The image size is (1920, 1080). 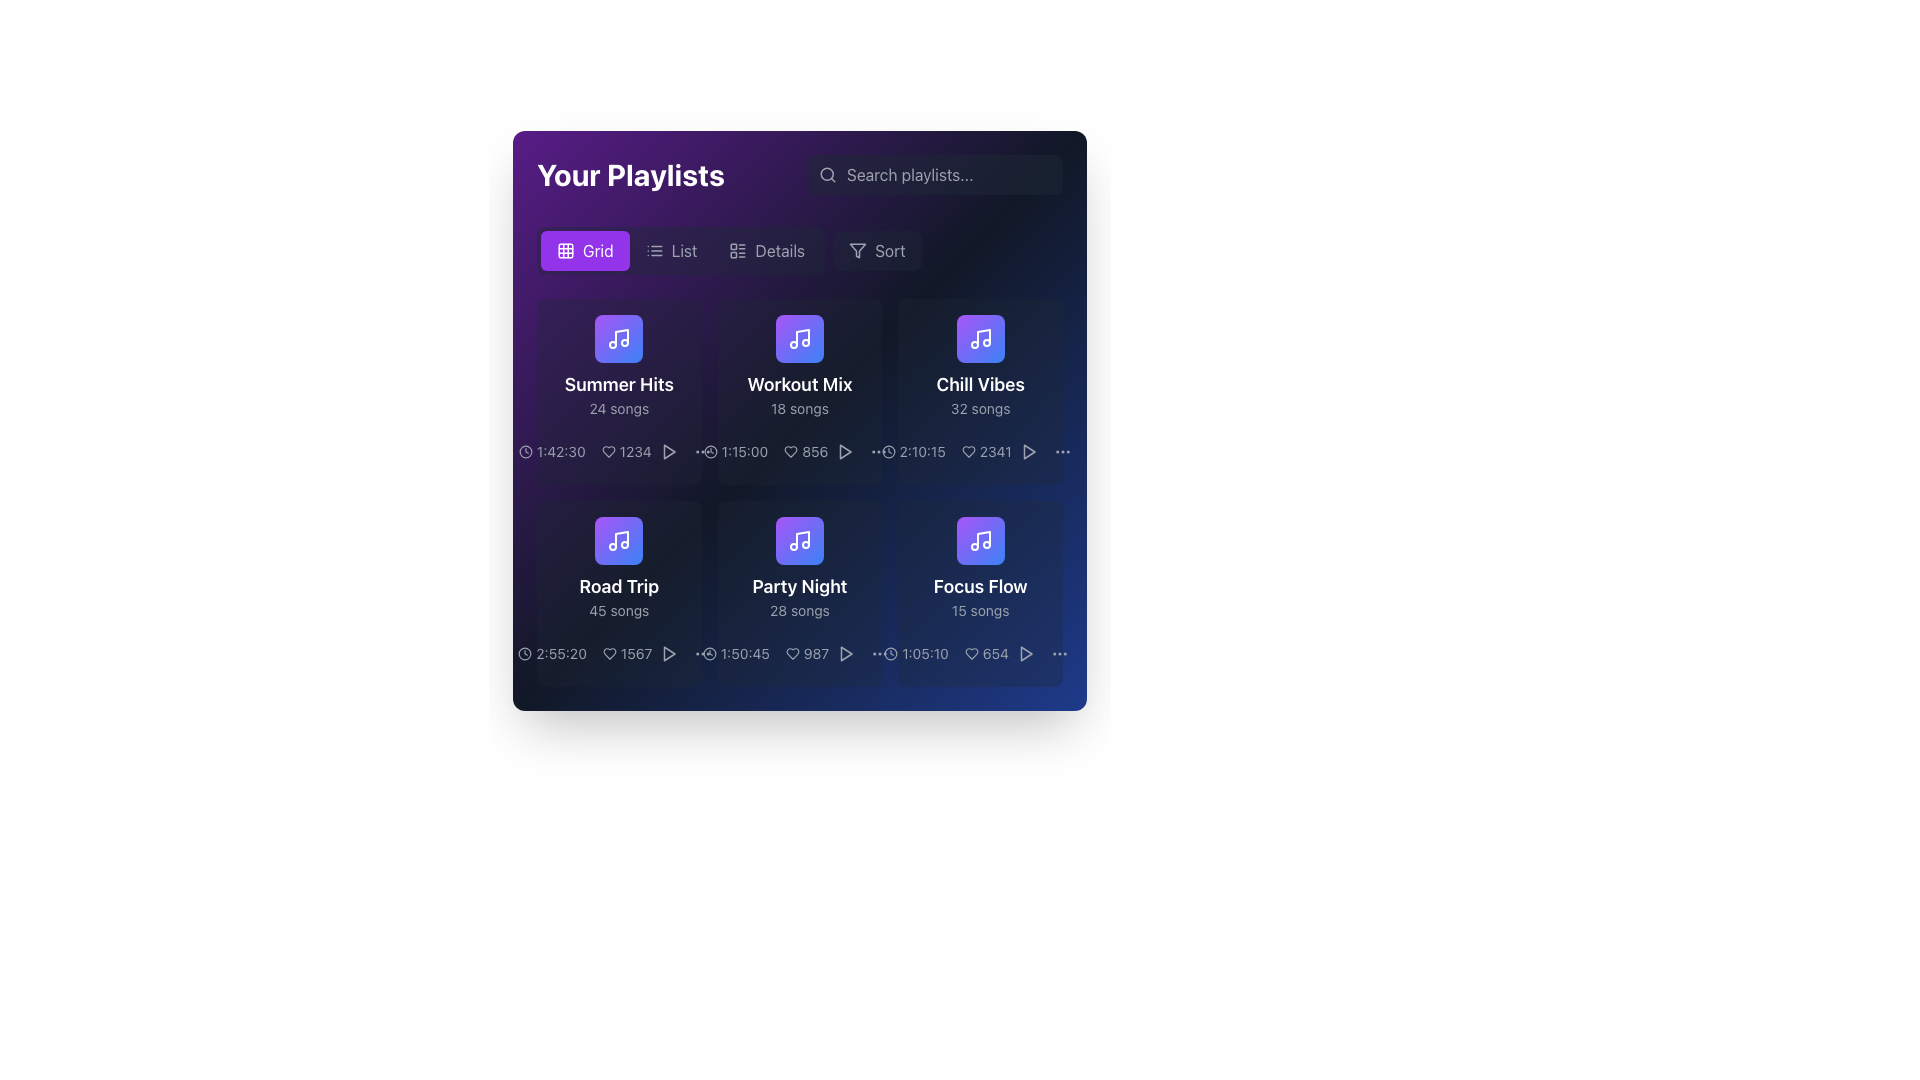 I want to click on the 'Chill Vibes' card element in the 'Your Playlists' section, so click(x=980, y=366).